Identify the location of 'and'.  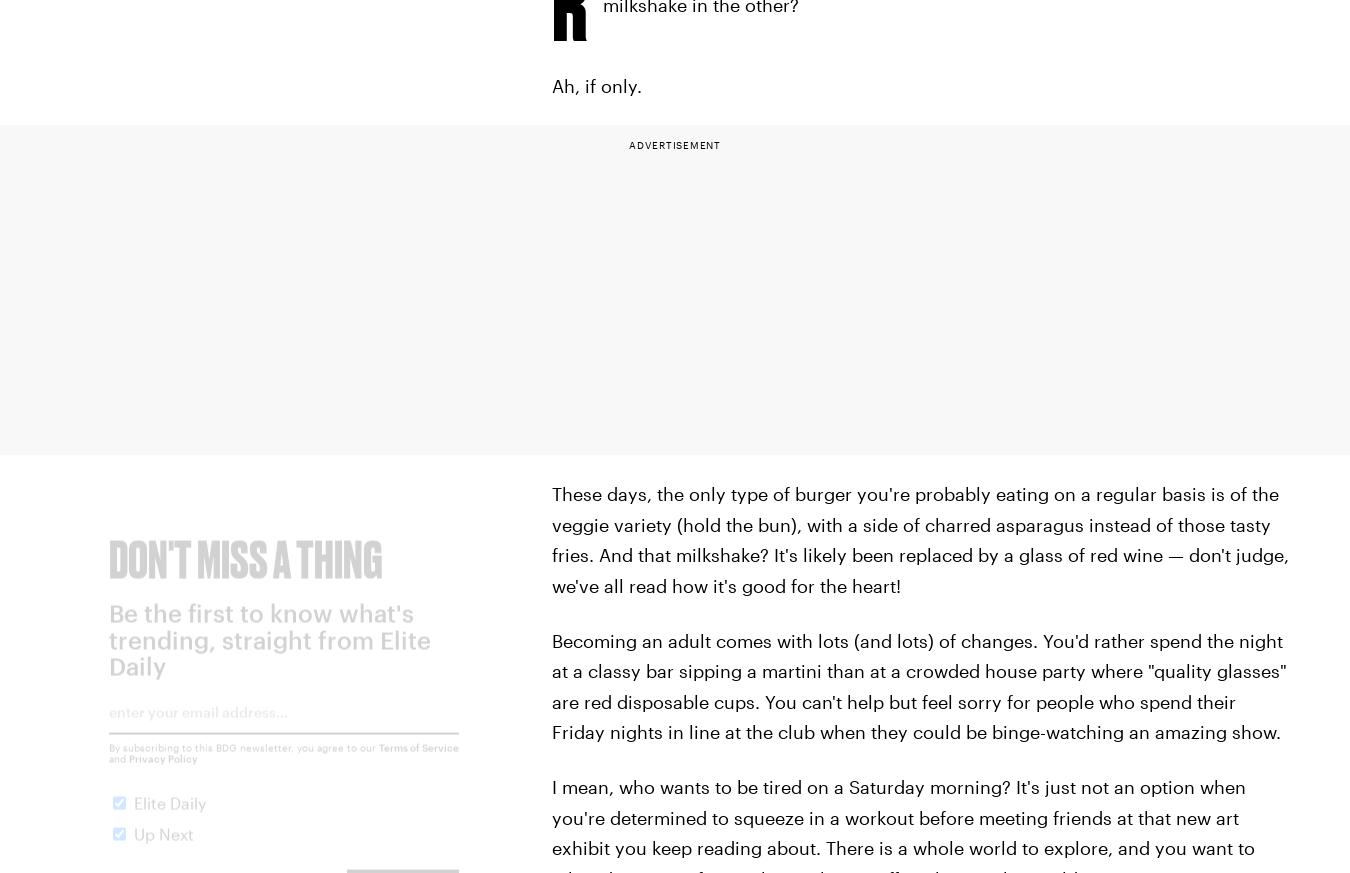
(117, 773).